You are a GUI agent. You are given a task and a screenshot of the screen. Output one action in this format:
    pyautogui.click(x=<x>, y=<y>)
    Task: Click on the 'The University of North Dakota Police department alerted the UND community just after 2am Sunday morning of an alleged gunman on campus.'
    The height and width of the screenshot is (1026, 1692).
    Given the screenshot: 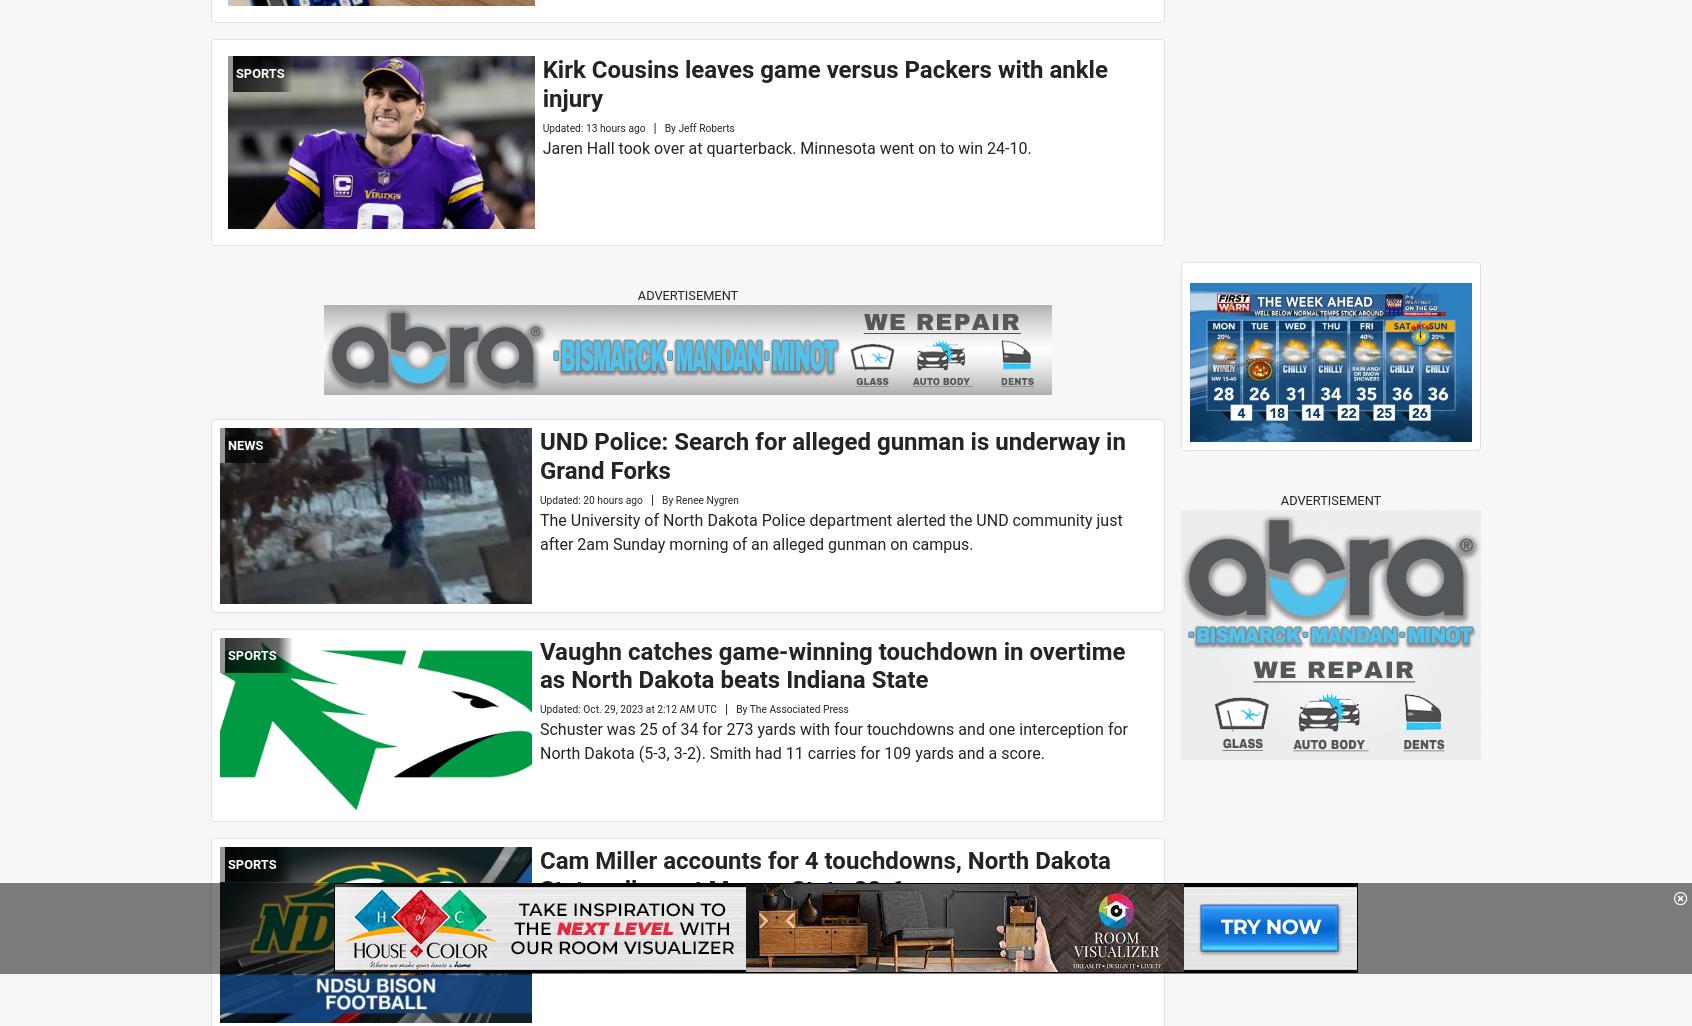 What is the action you would take?
    pyautogui.click(x=830, y=531)
    